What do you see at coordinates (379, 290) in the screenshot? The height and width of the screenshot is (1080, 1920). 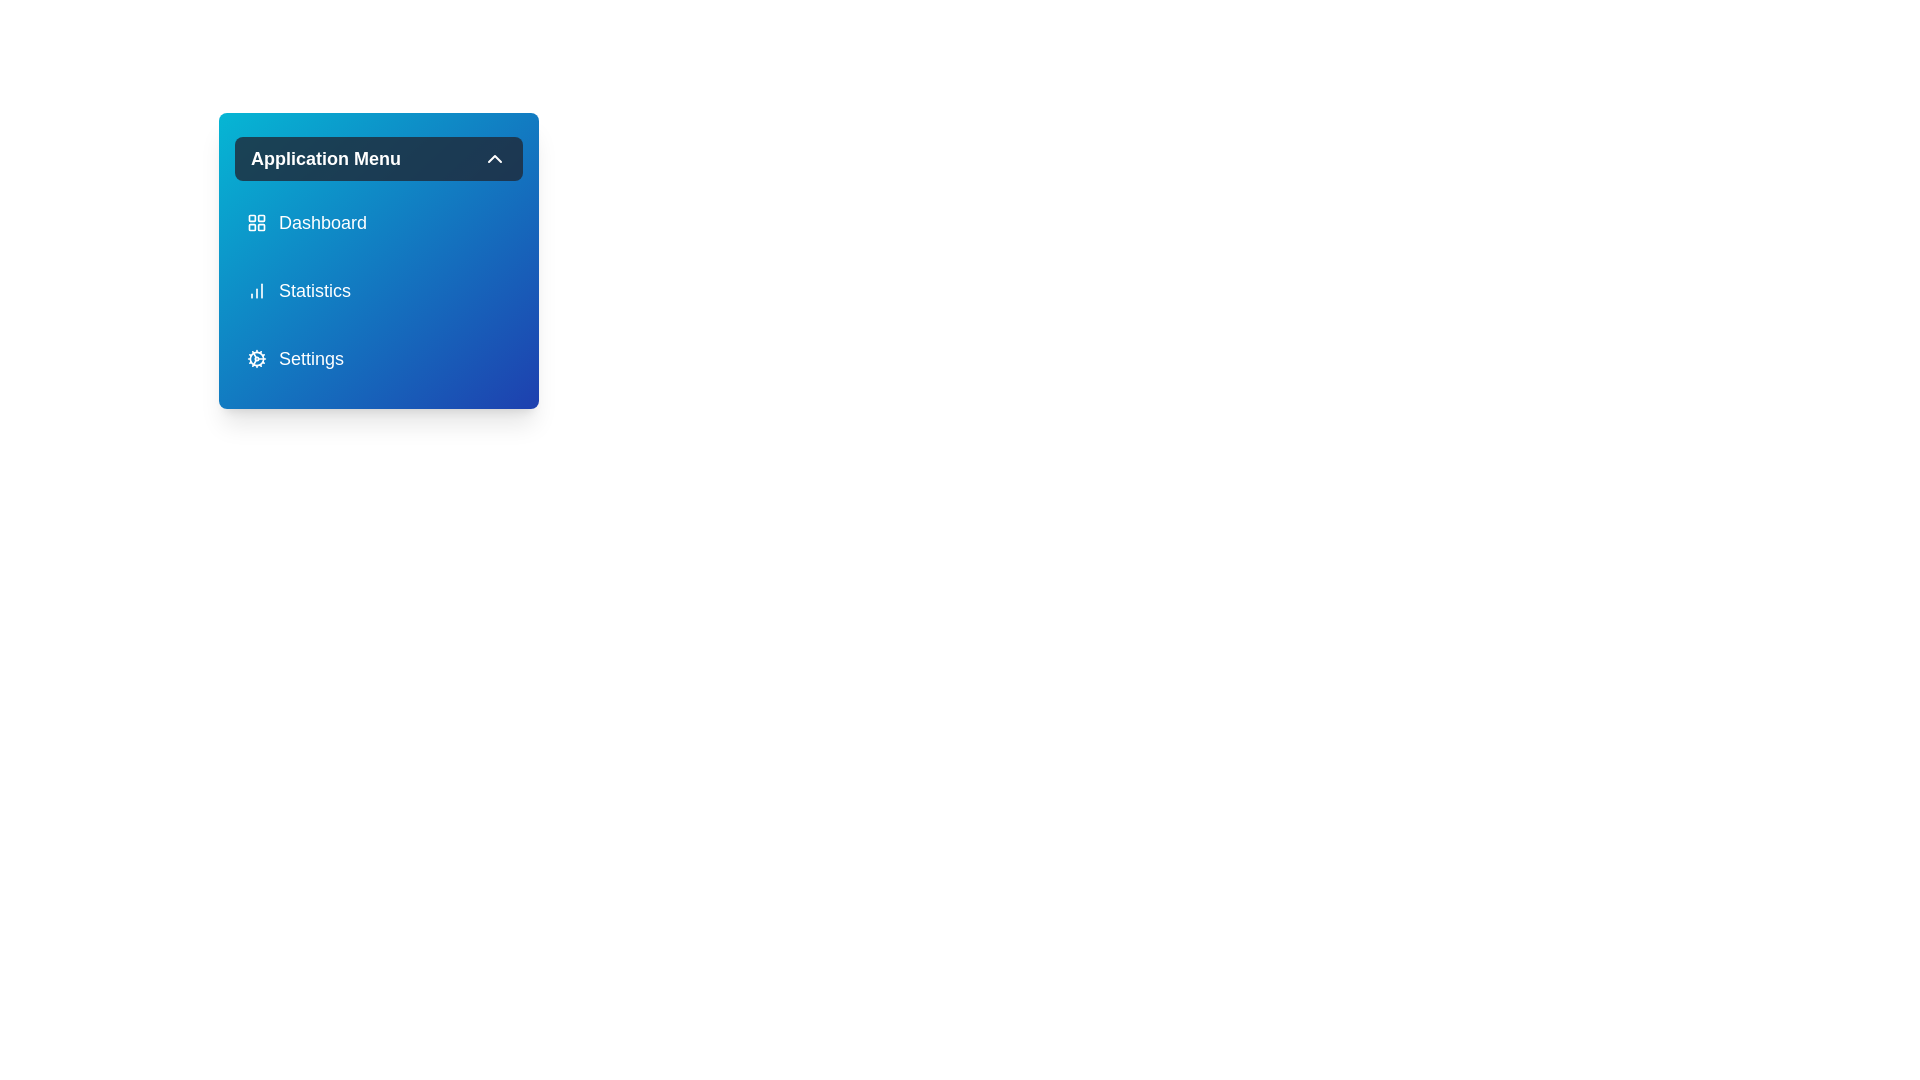 I see `the menu item labeled Statistics to select it` at bounding box center [379, 290].